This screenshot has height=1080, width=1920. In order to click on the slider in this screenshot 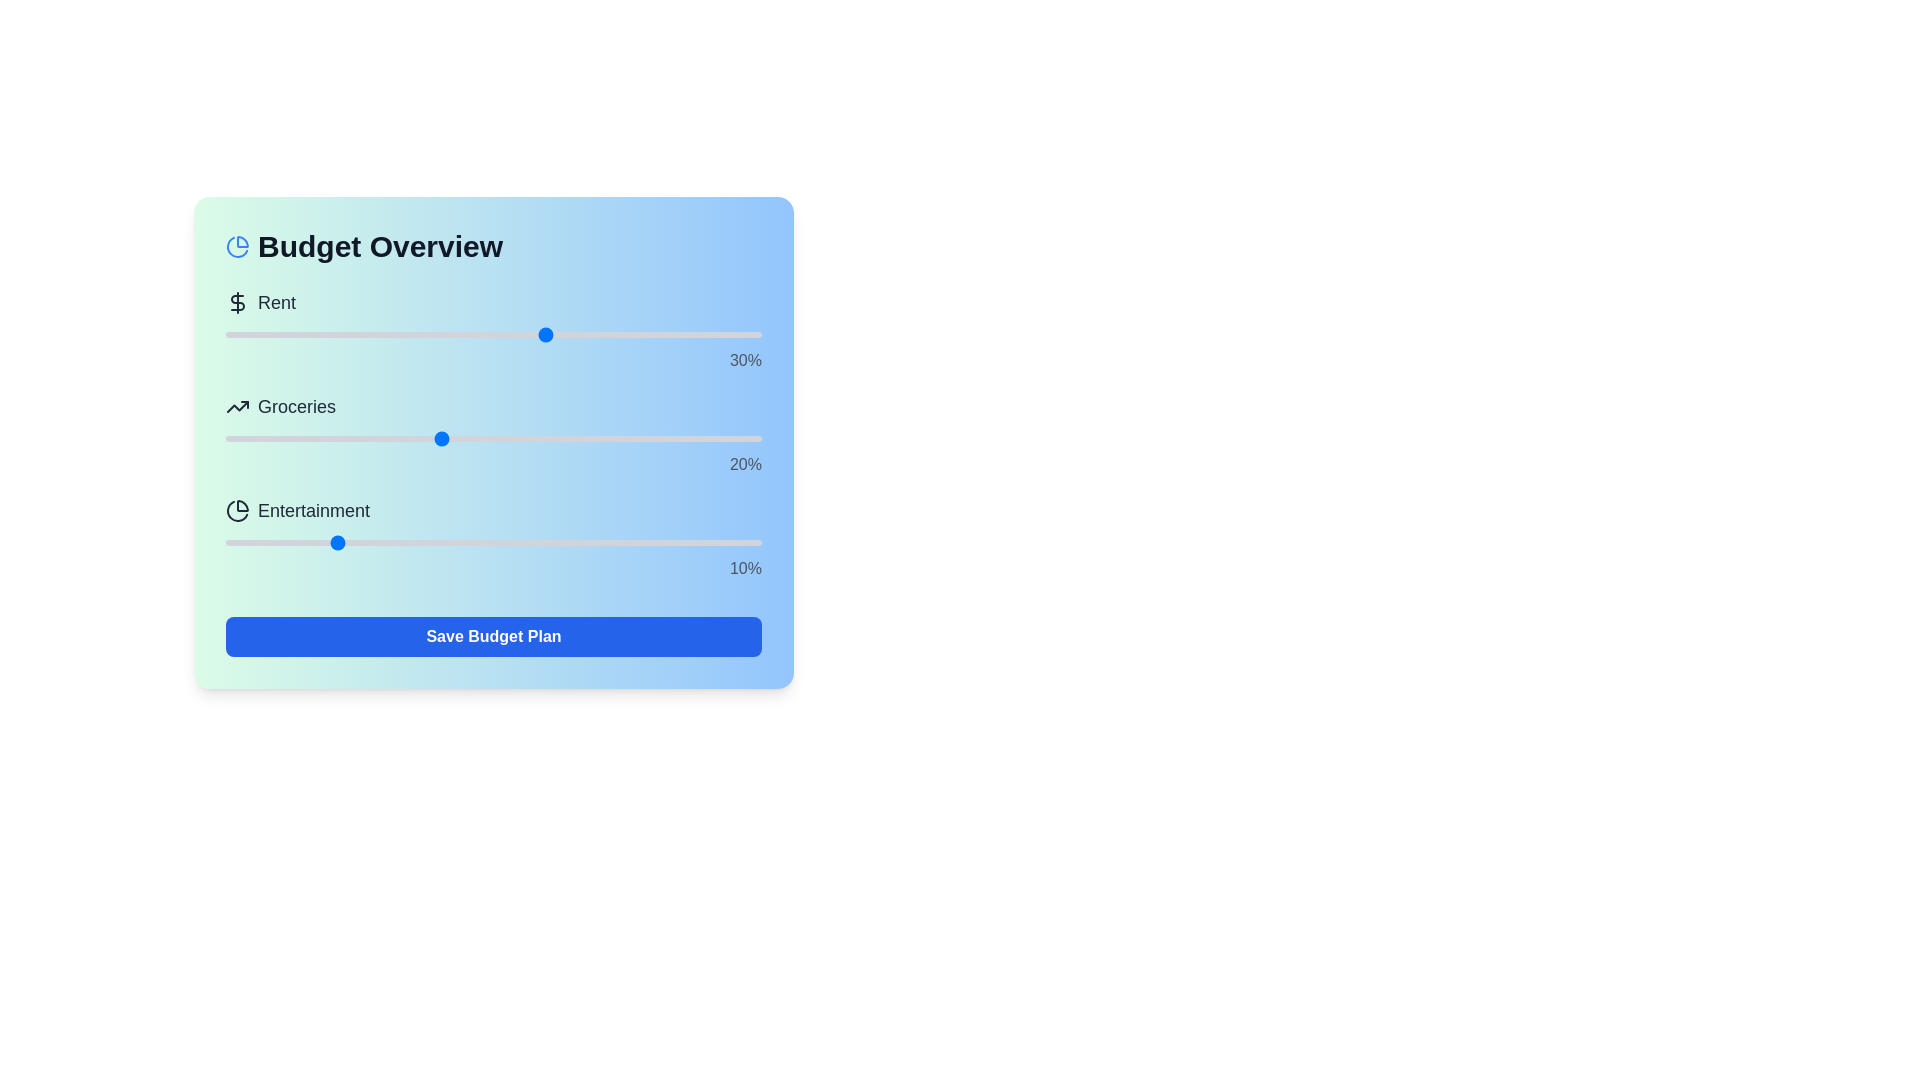, I will do `click(460, 543)`.